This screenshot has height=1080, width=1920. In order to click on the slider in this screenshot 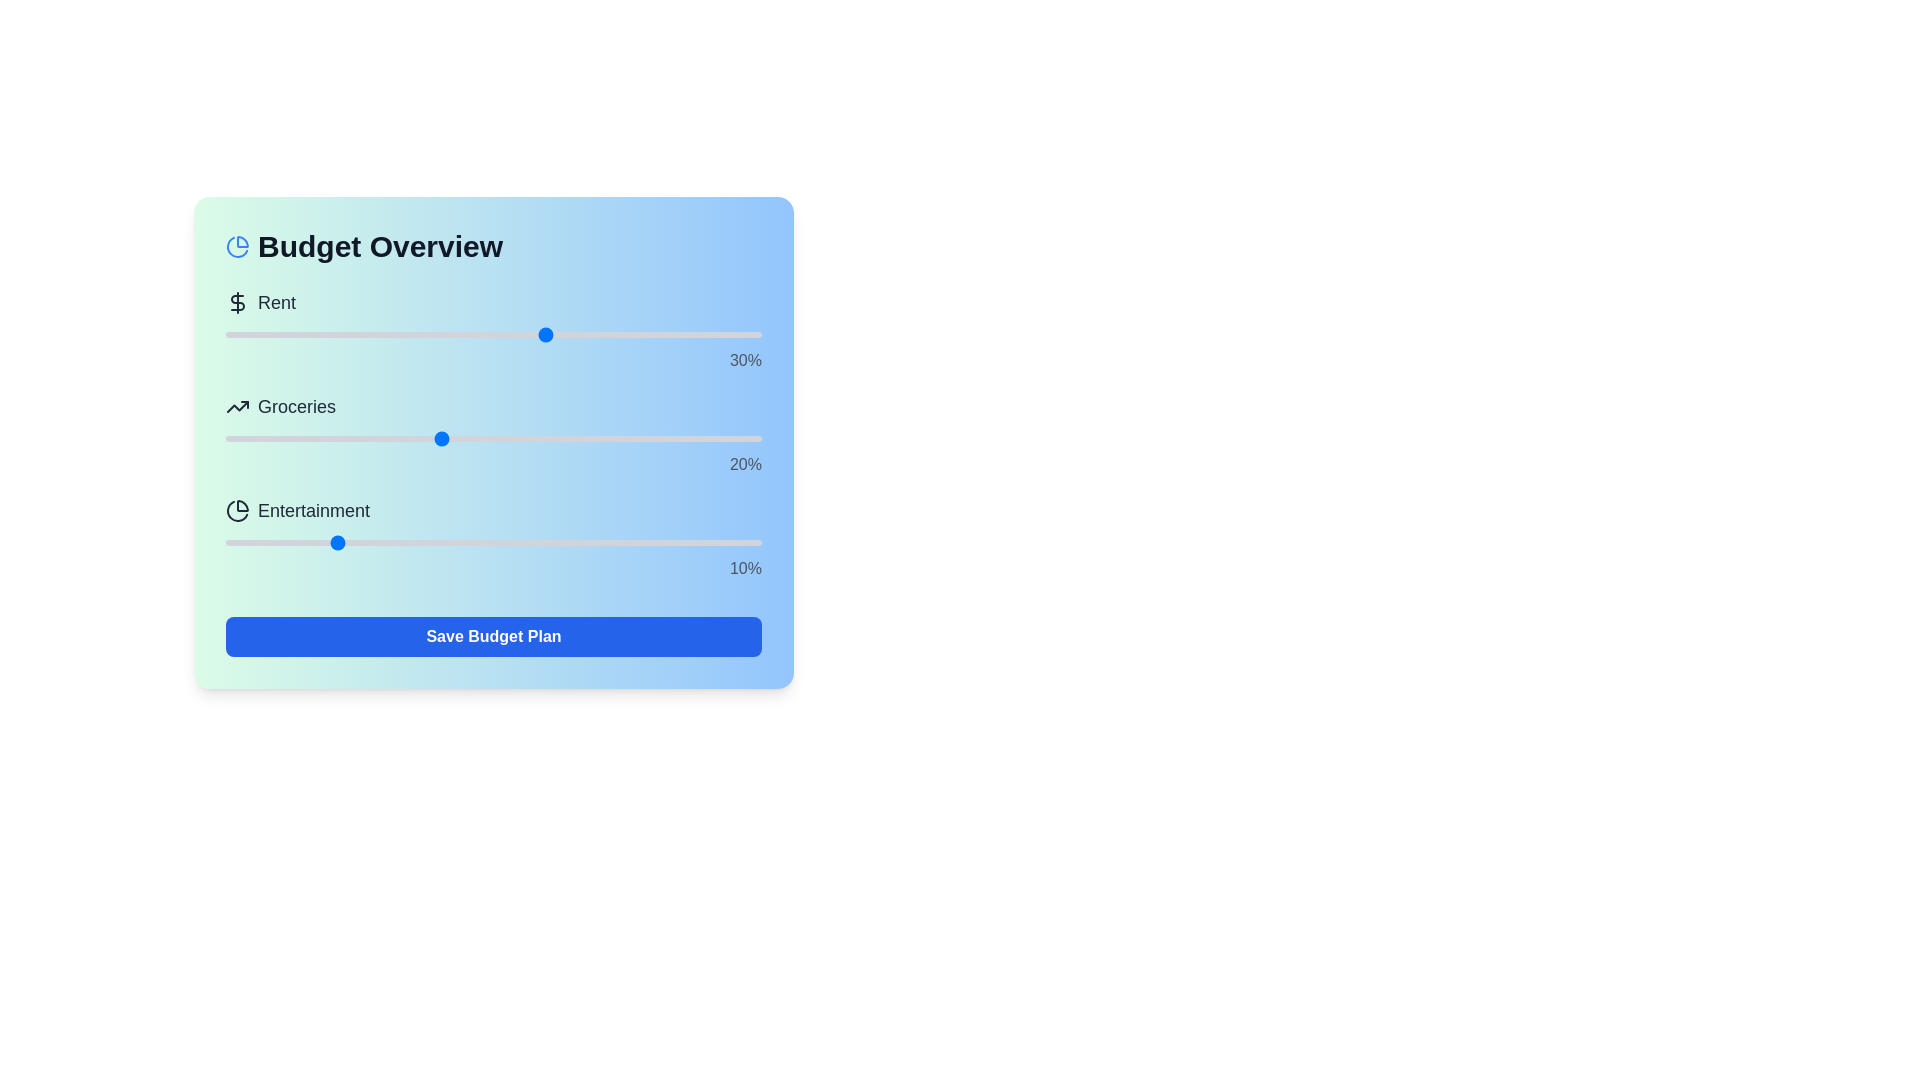, I will do `click(460, 543)`.